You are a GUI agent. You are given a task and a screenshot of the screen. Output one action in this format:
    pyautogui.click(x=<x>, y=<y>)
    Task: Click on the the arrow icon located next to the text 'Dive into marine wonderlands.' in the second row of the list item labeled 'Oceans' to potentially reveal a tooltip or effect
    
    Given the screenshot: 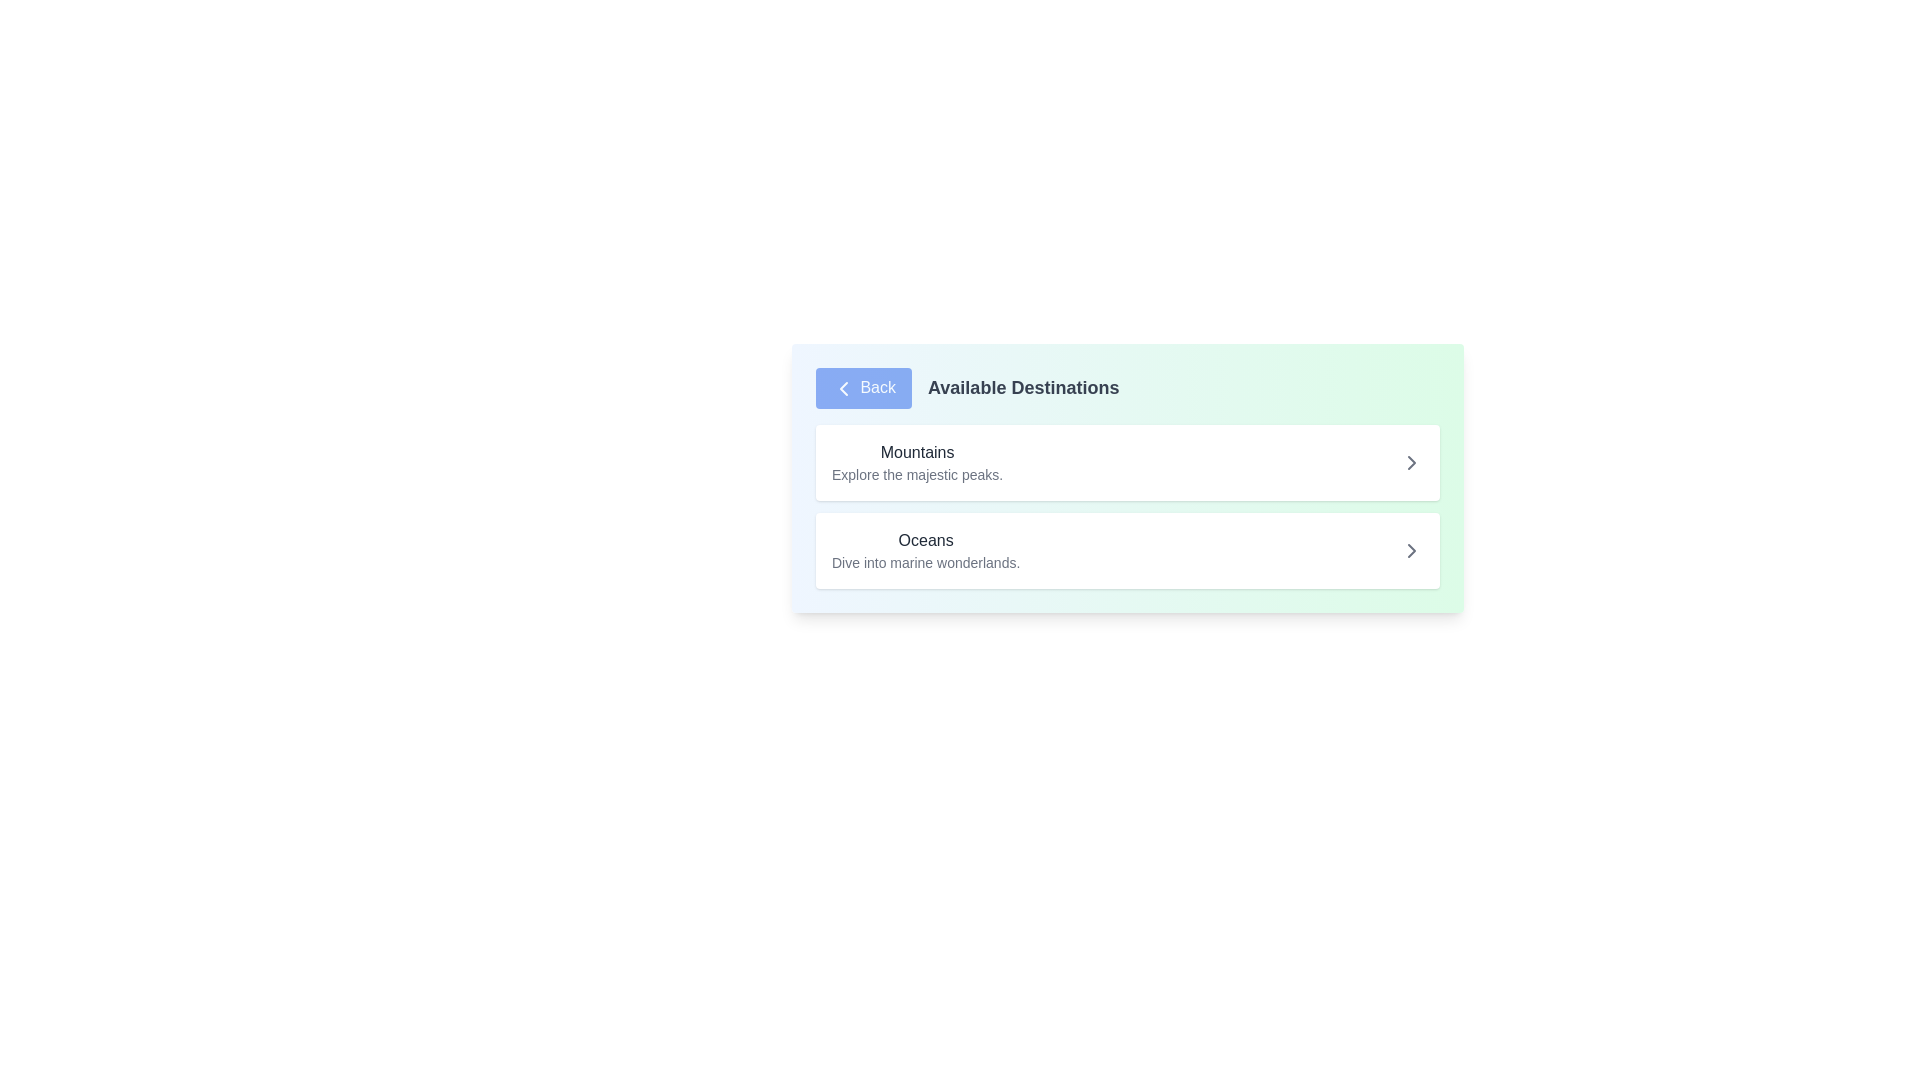 What is the action you would take?
    pyautogui.click(x=1410, y=550)
    